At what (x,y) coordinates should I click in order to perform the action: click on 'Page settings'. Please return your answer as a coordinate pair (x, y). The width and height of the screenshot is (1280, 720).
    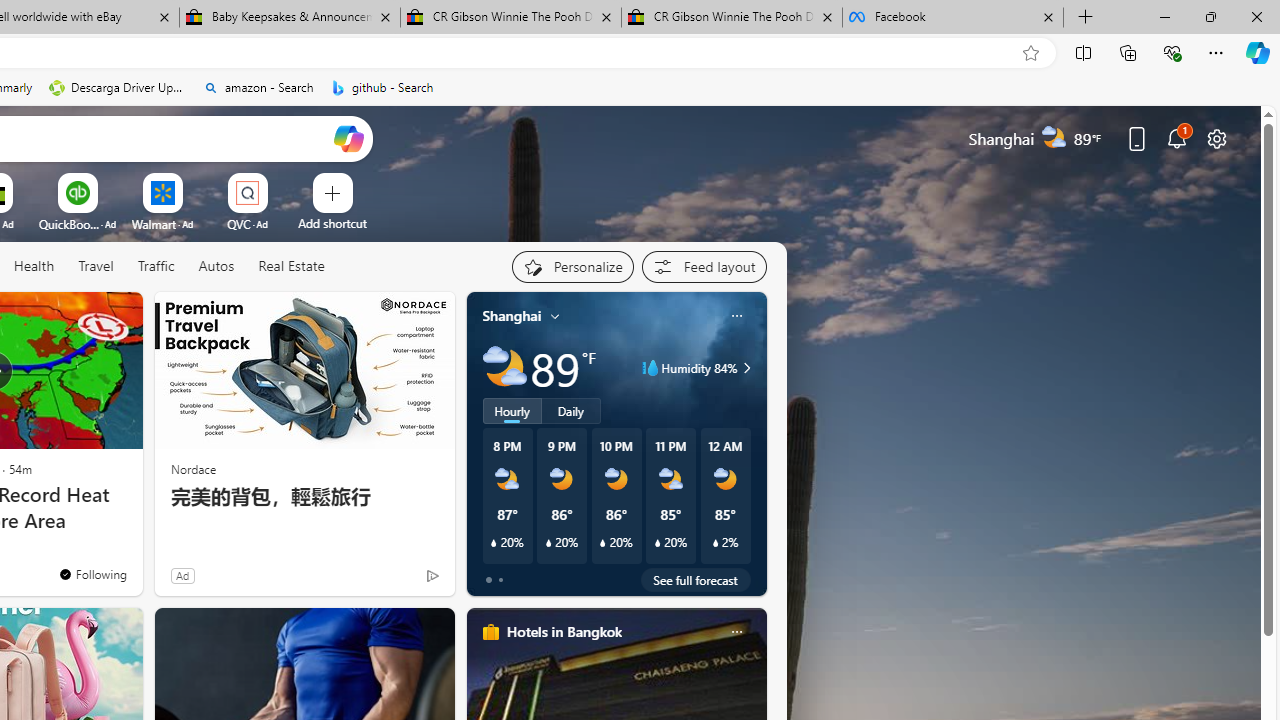
    Looking at the image, I should click on (1215, 137).